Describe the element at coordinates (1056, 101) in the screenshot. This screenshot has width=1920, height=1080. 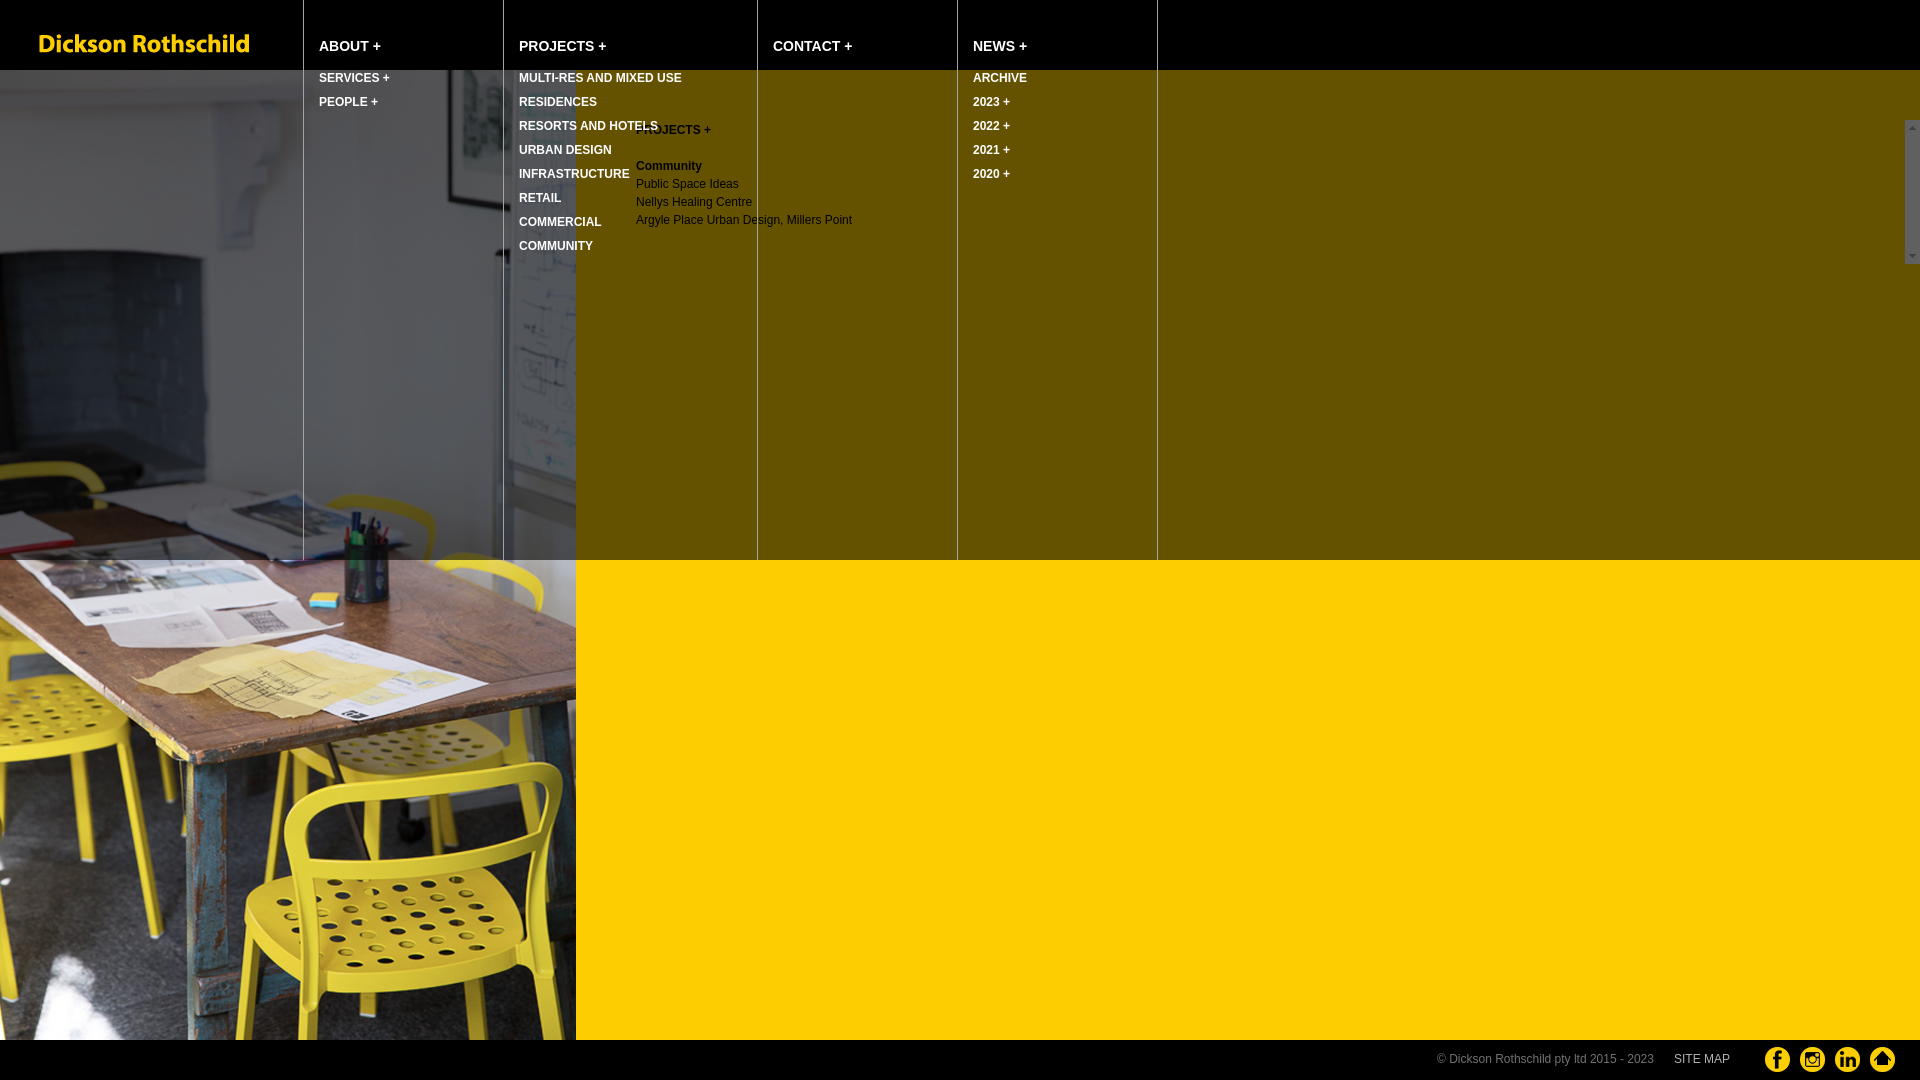
I see `'2023 +'` at that location.